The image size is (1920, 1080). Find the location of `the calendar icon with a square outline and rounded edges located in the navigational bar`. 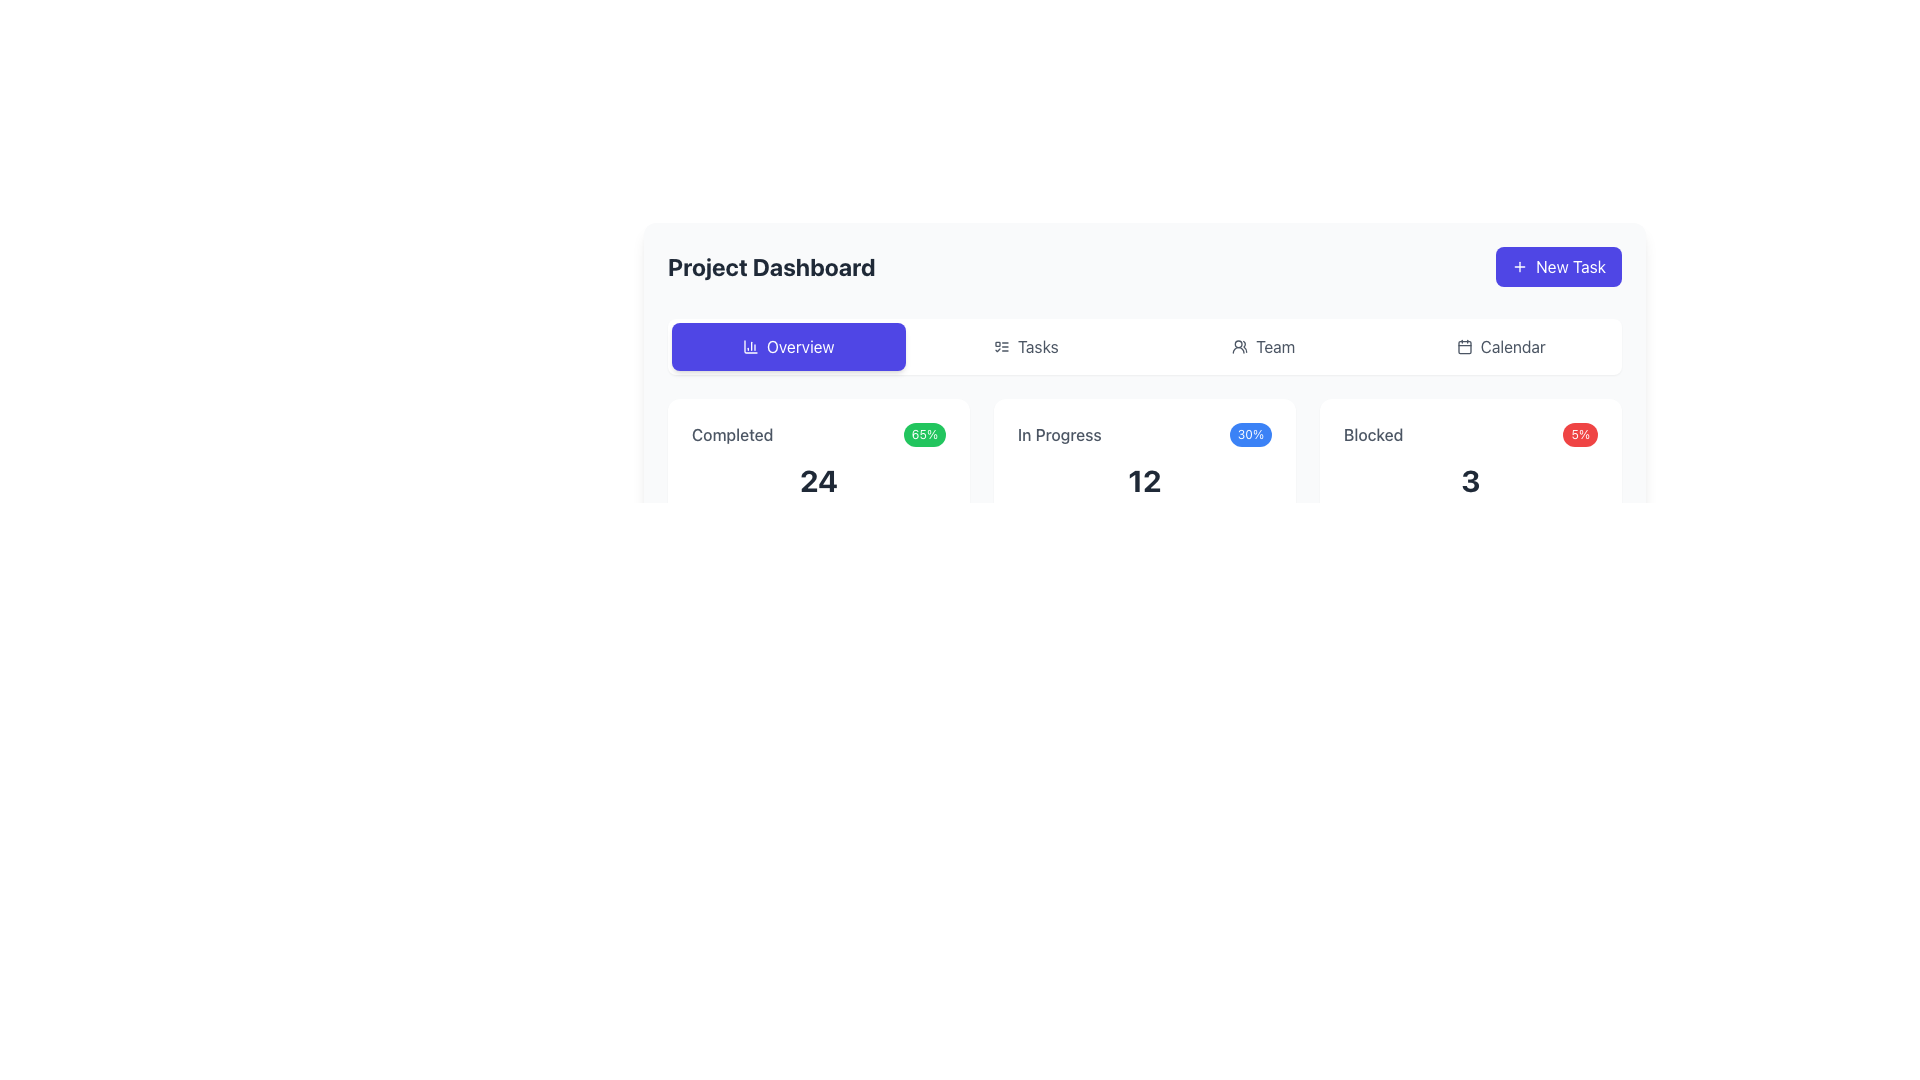

the calendar icon with a square outline and rounded edges located in the navigational bar is located at coordinates (1464, 346).